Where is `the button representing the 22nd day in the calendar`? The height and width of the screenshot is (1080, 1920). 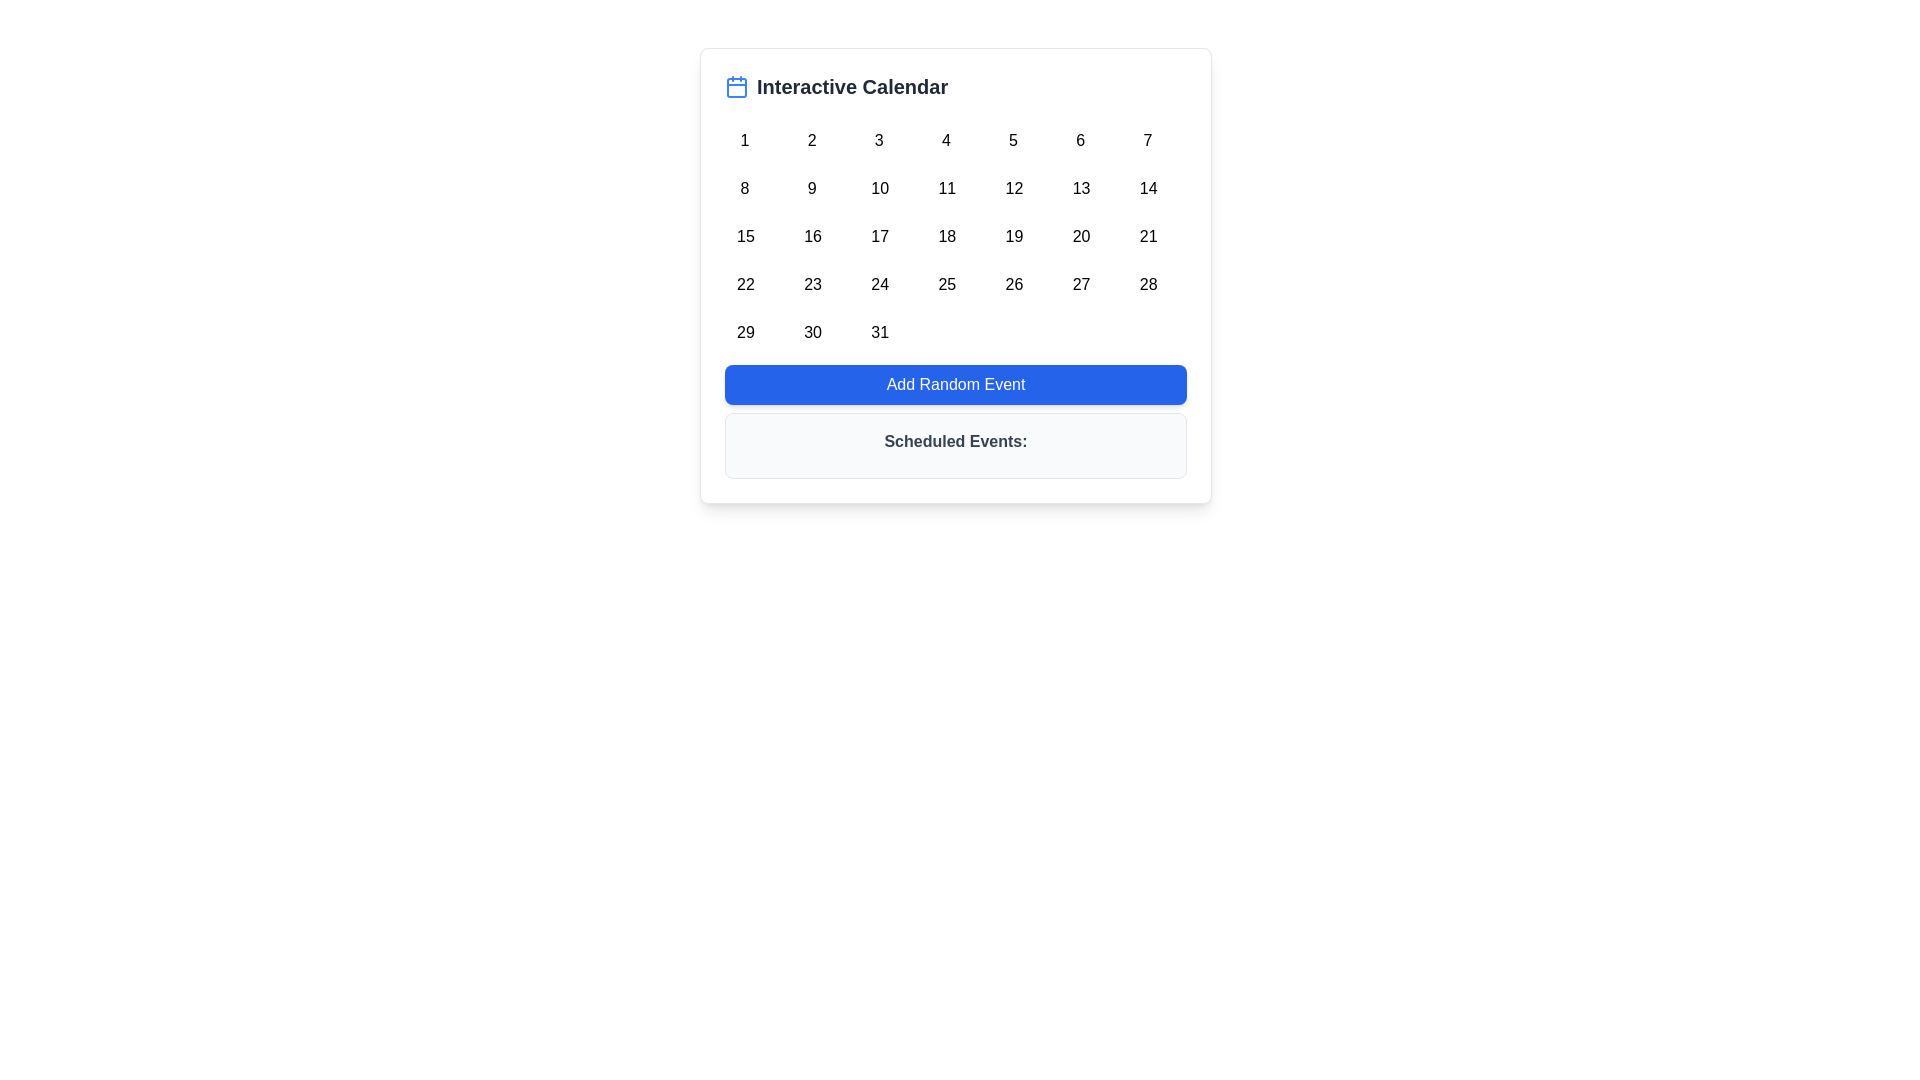 the button representing the 22nd day in the calendar is located at coordinates (743, 281).